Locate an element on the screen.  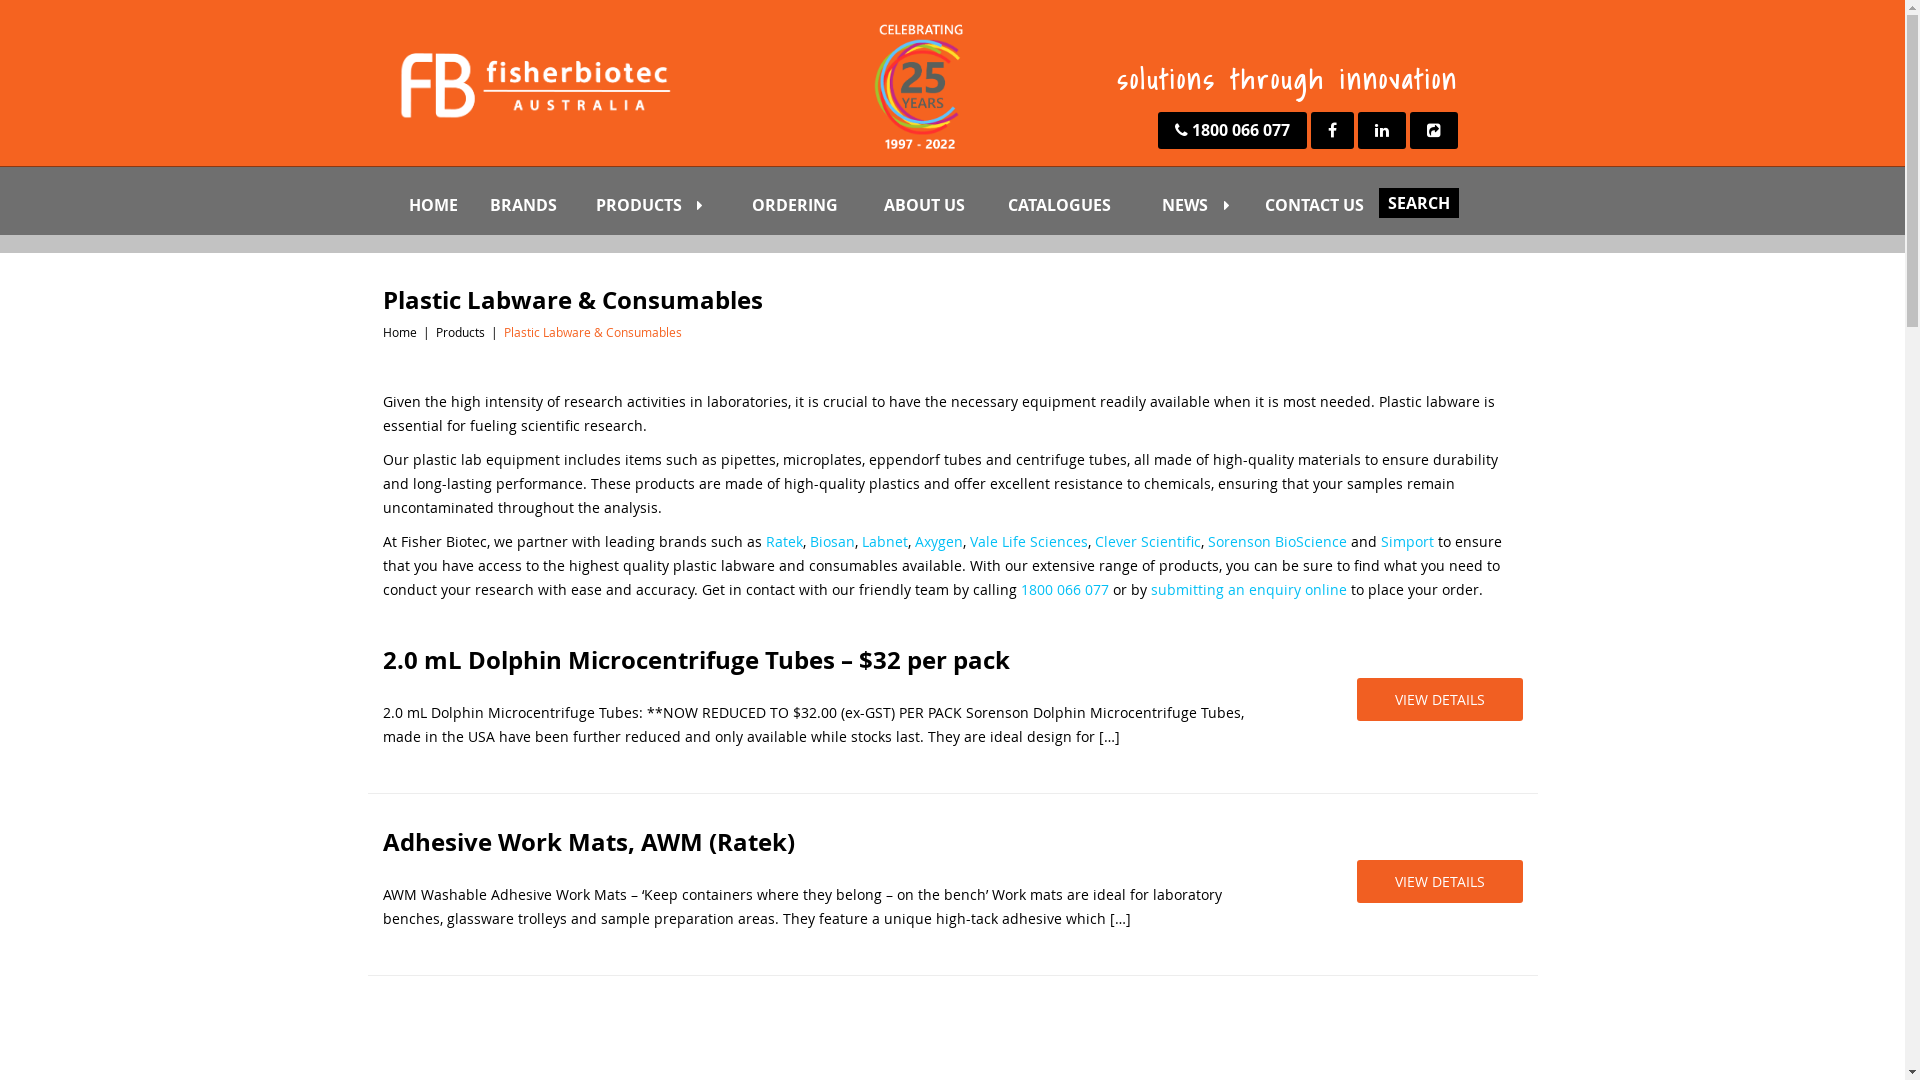
'Labnet' is located at coordinates (862, 541).